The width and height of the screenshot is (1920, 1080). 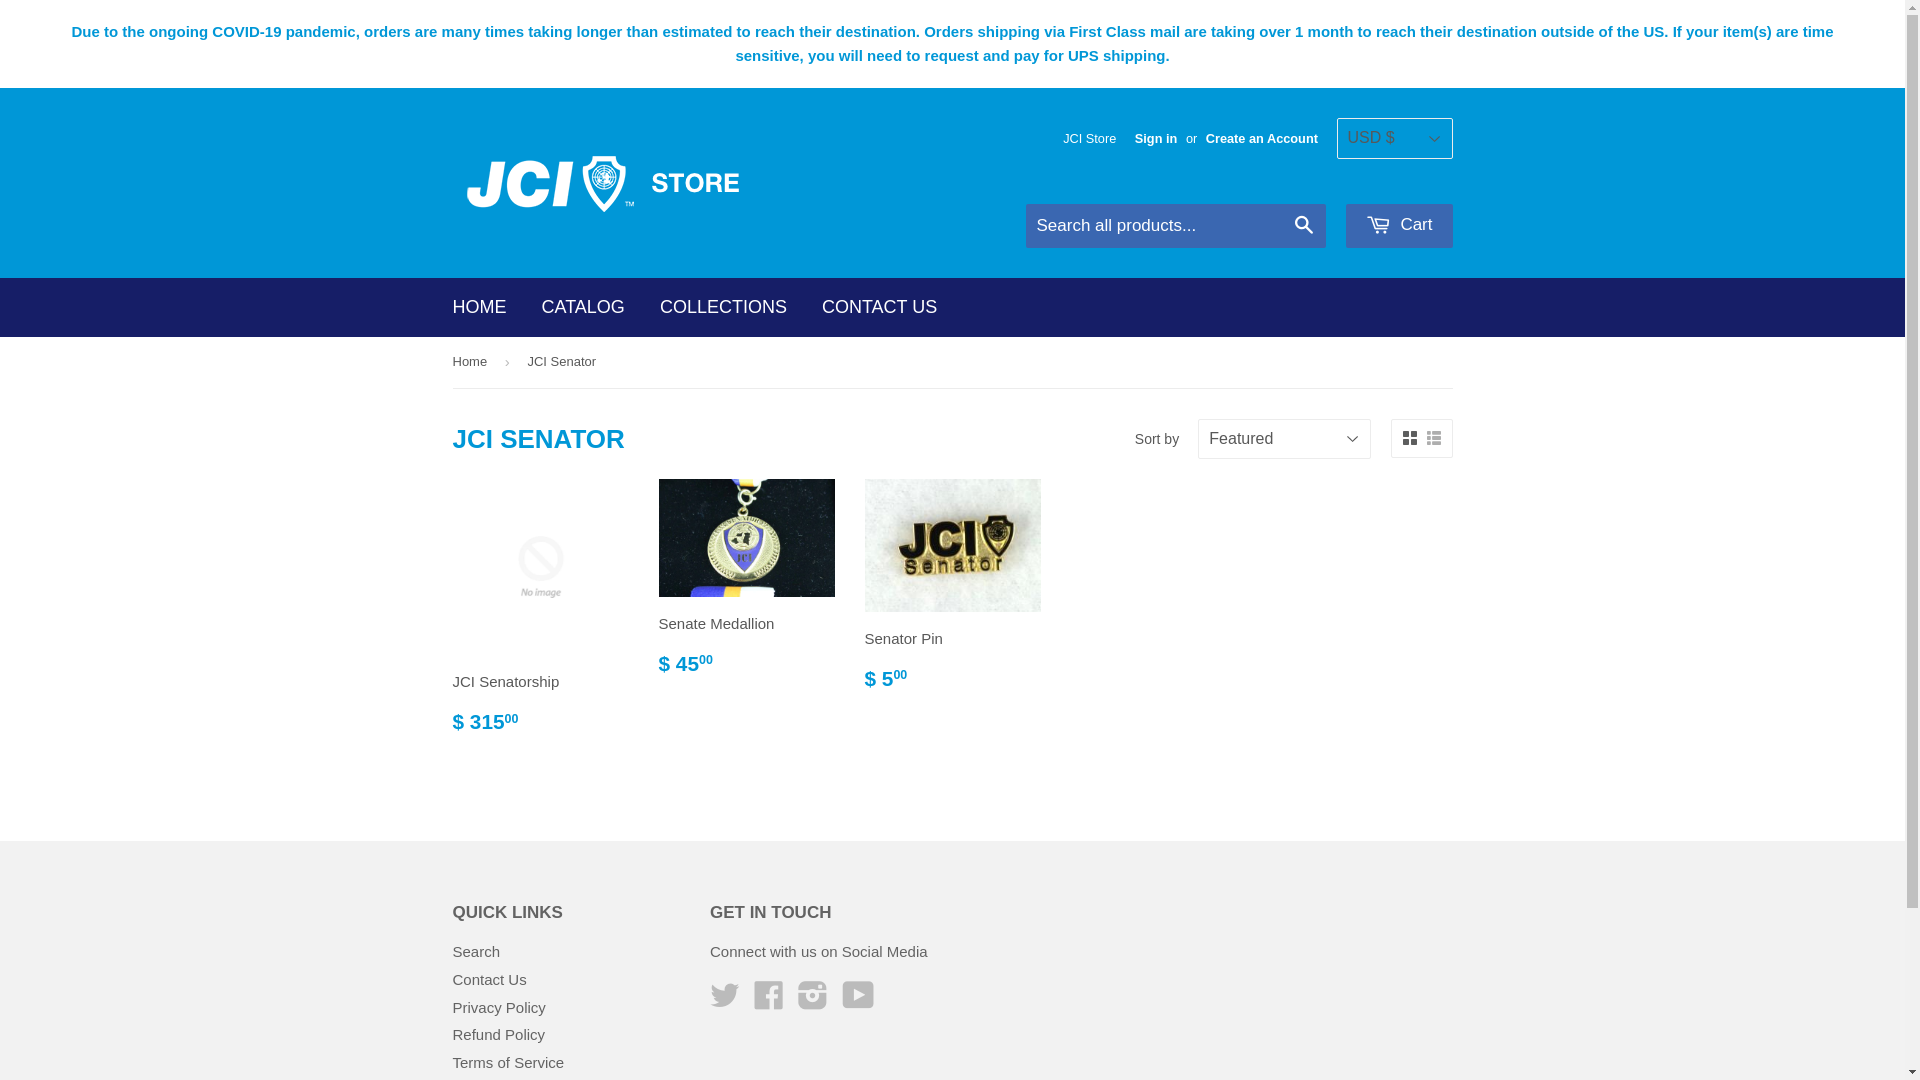 What do you see at coordinates (744, 585) in the screenshot?
I see `'Senate Medallion` at bounding box center [744, 585].